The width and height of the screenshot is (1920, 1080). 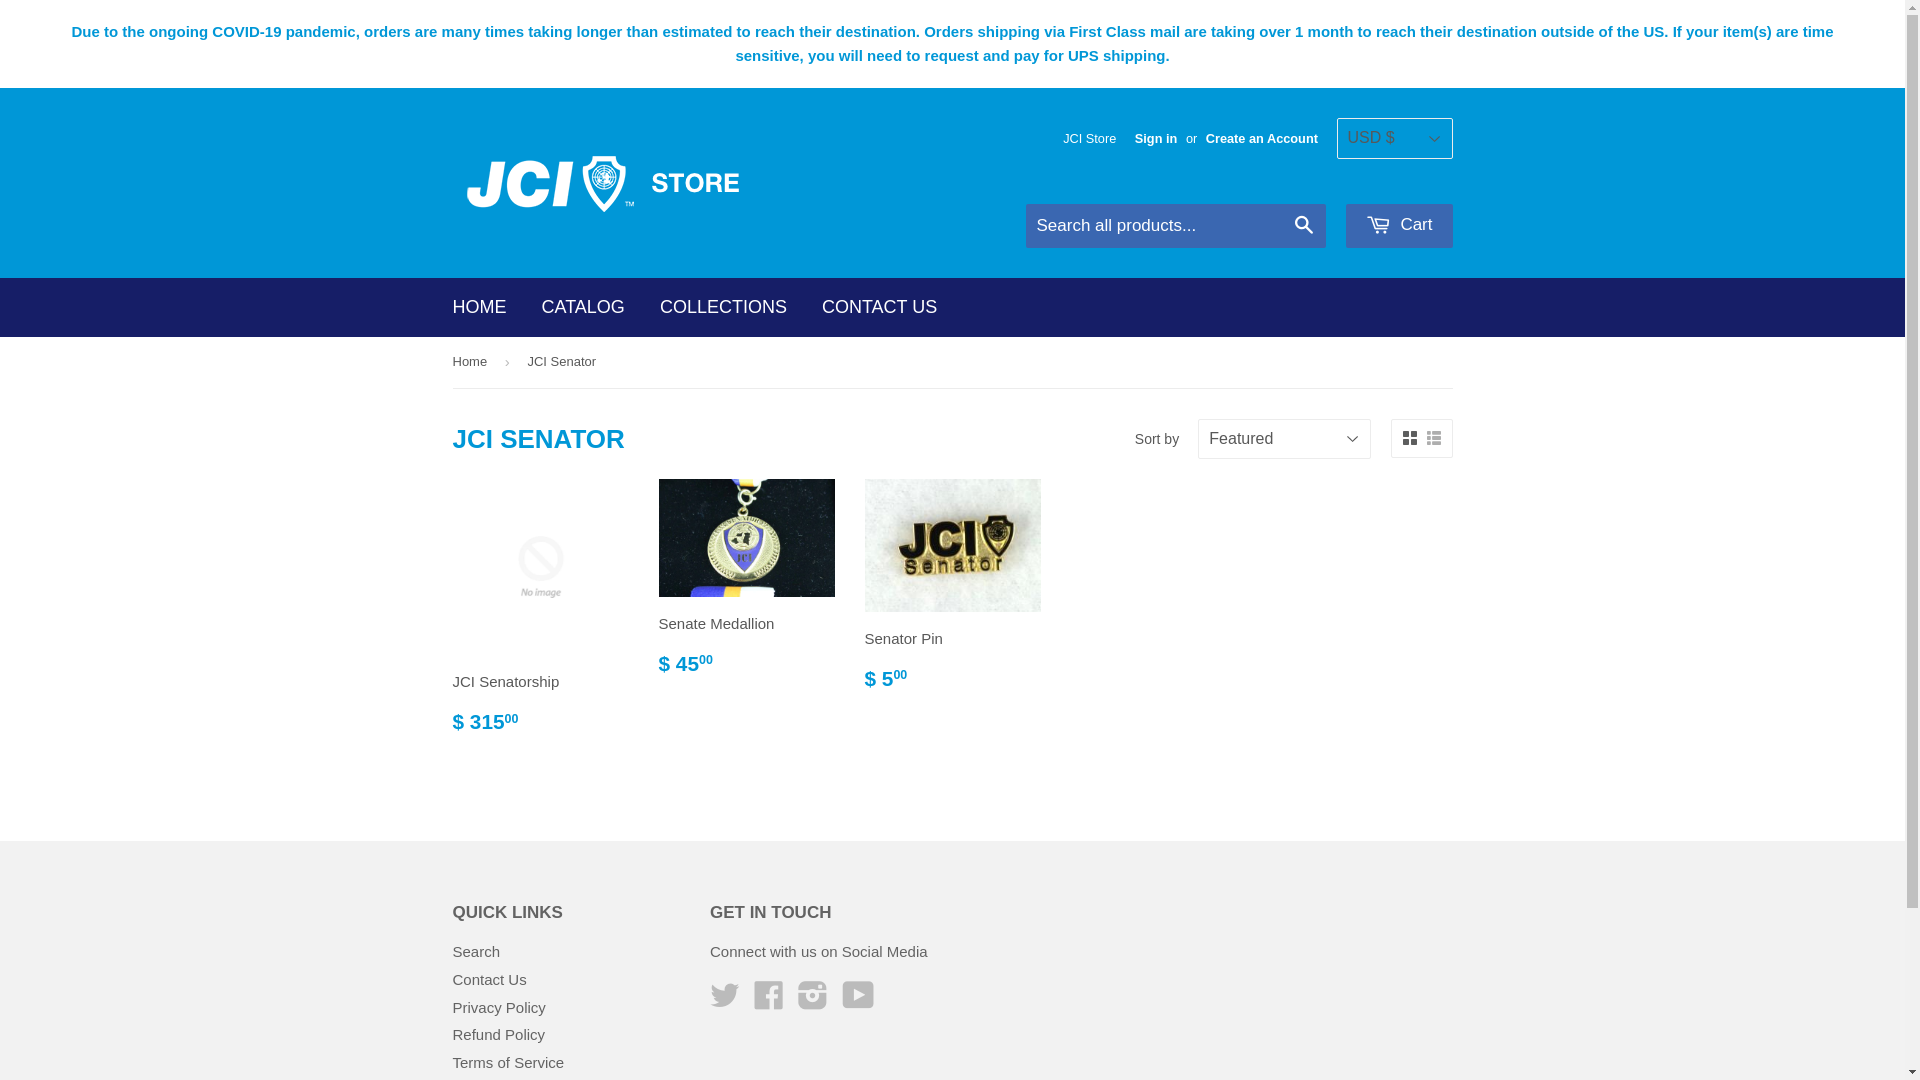 What do you see at coordinates (744, 585) in the screenshot?
I see `'Senate Medallion` at bounding box center [744, 585].